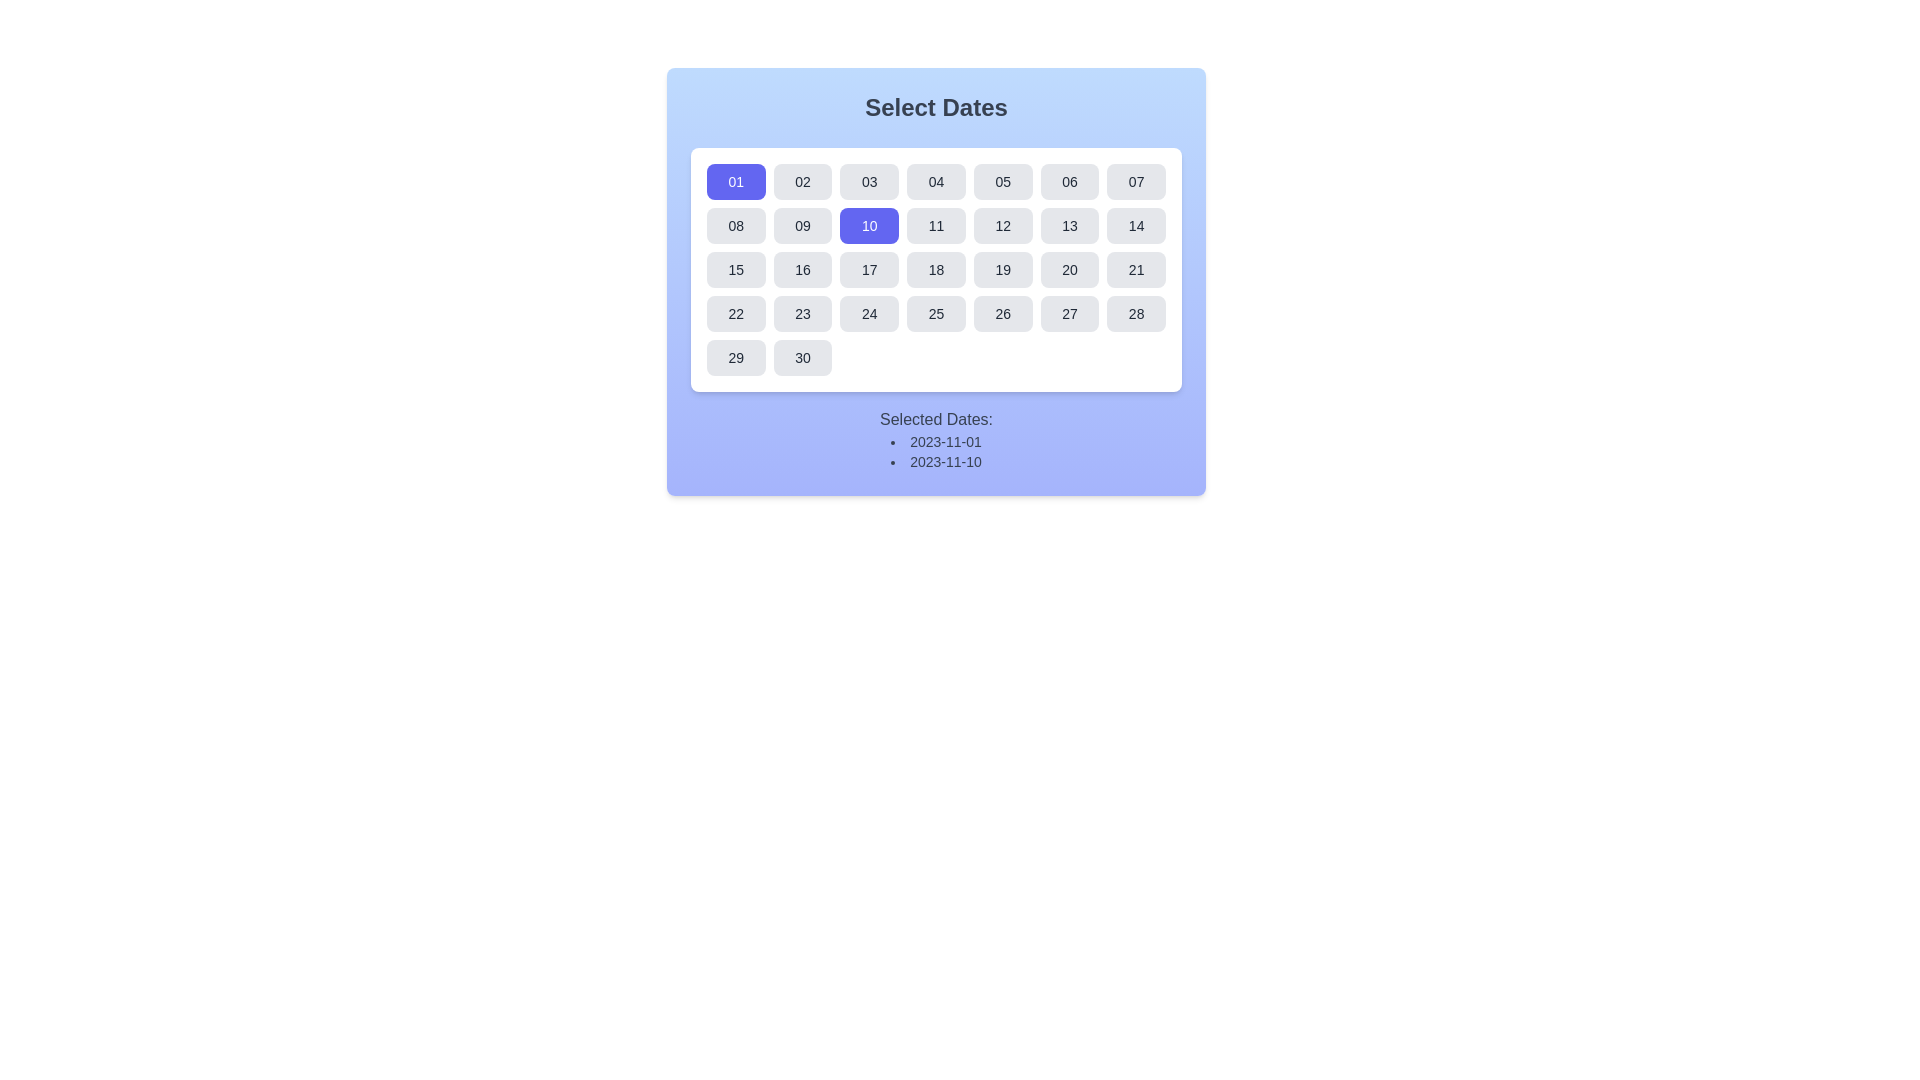 The width and height of the screenshot is (1920, 1080). What do you see at coordinates (869, 225) in the screenshot?
I see `the selectable date option button representing the 10th day in the calendar interface` at bounding box center [869, 225].